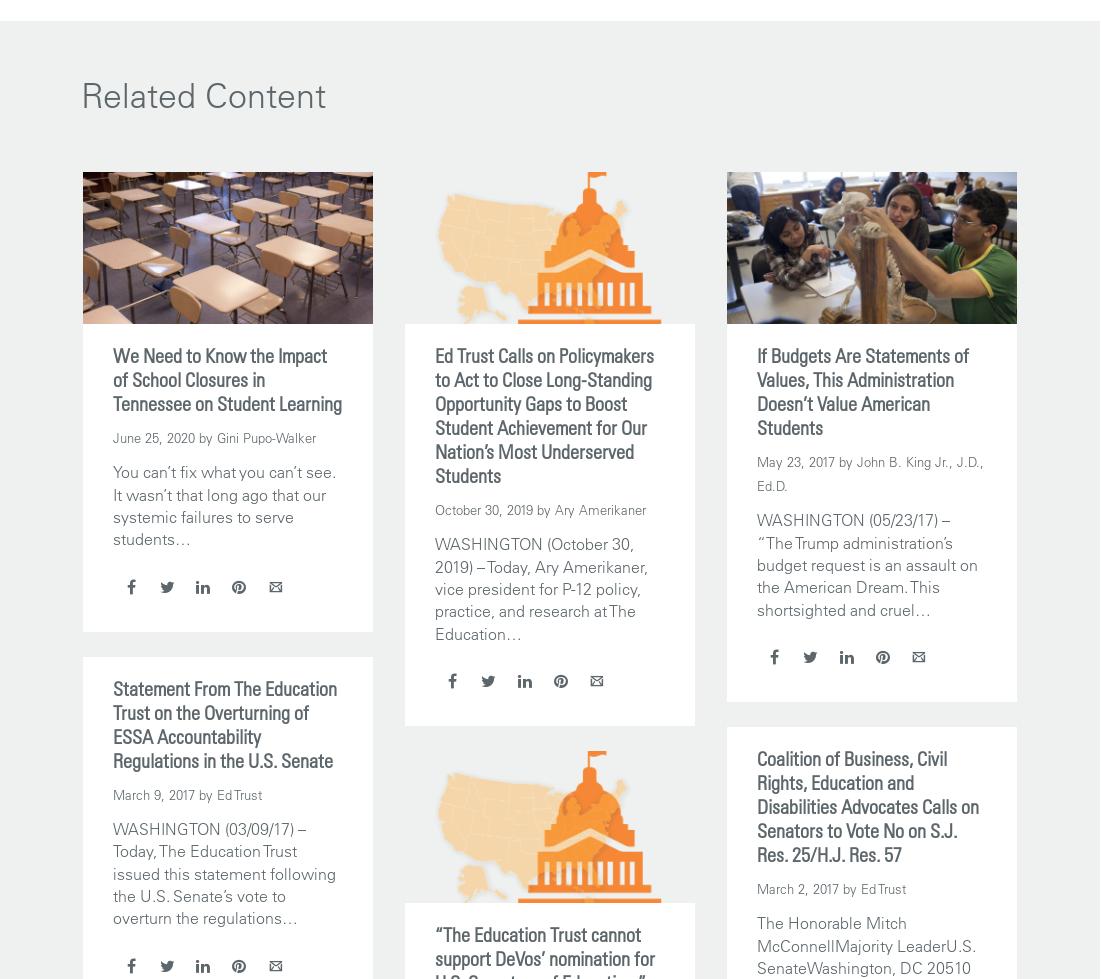 The height and width of the screenshot is (979, 1101). What do you see at coordinates (868, 473) in the screenshot?
I see `'by John B. King Jr., J.D., Ed.D.'` at bounding box center [868, 473].